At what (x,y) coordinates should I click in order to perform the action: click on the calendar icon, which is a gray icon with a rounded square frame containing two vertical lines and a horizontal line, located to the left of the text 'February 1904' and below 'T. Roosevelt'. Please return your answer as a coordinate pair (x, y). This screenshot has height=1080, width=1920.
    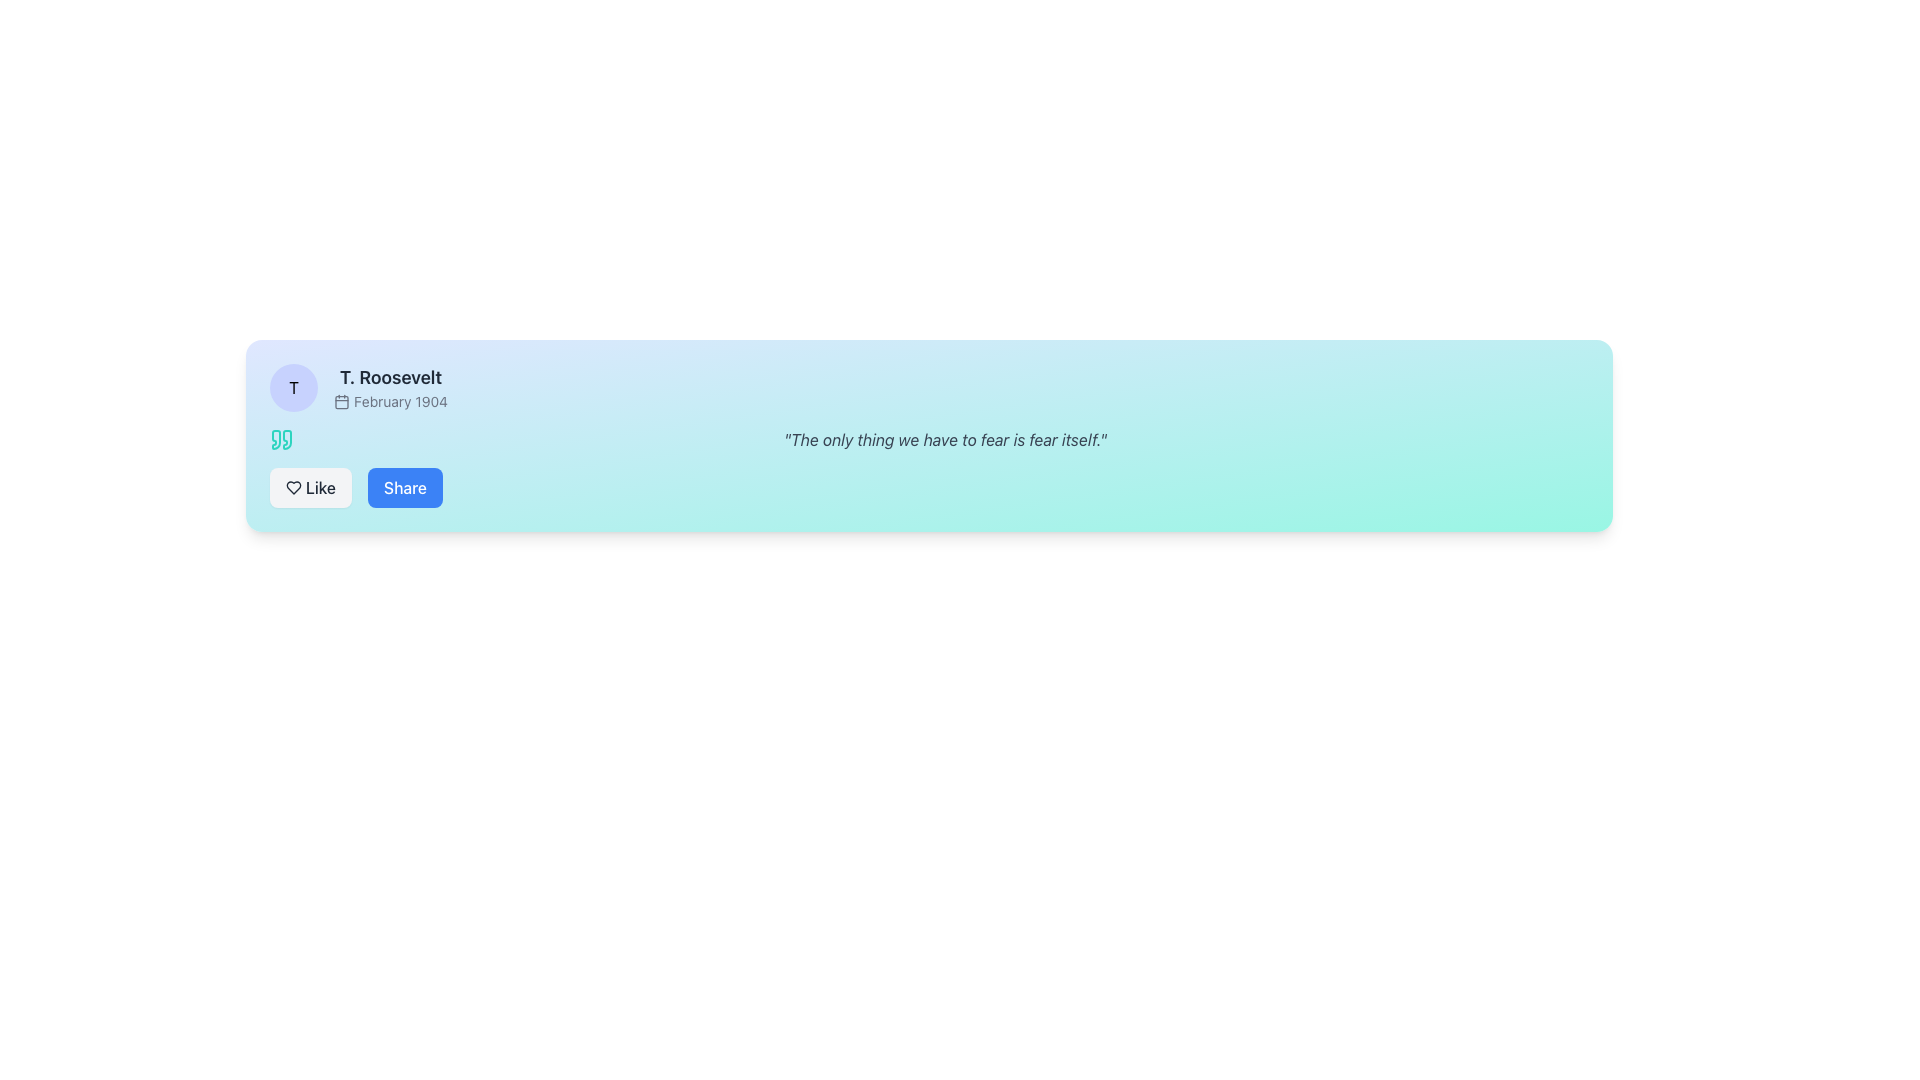
    Looking at the image, I should click on (341, 401).